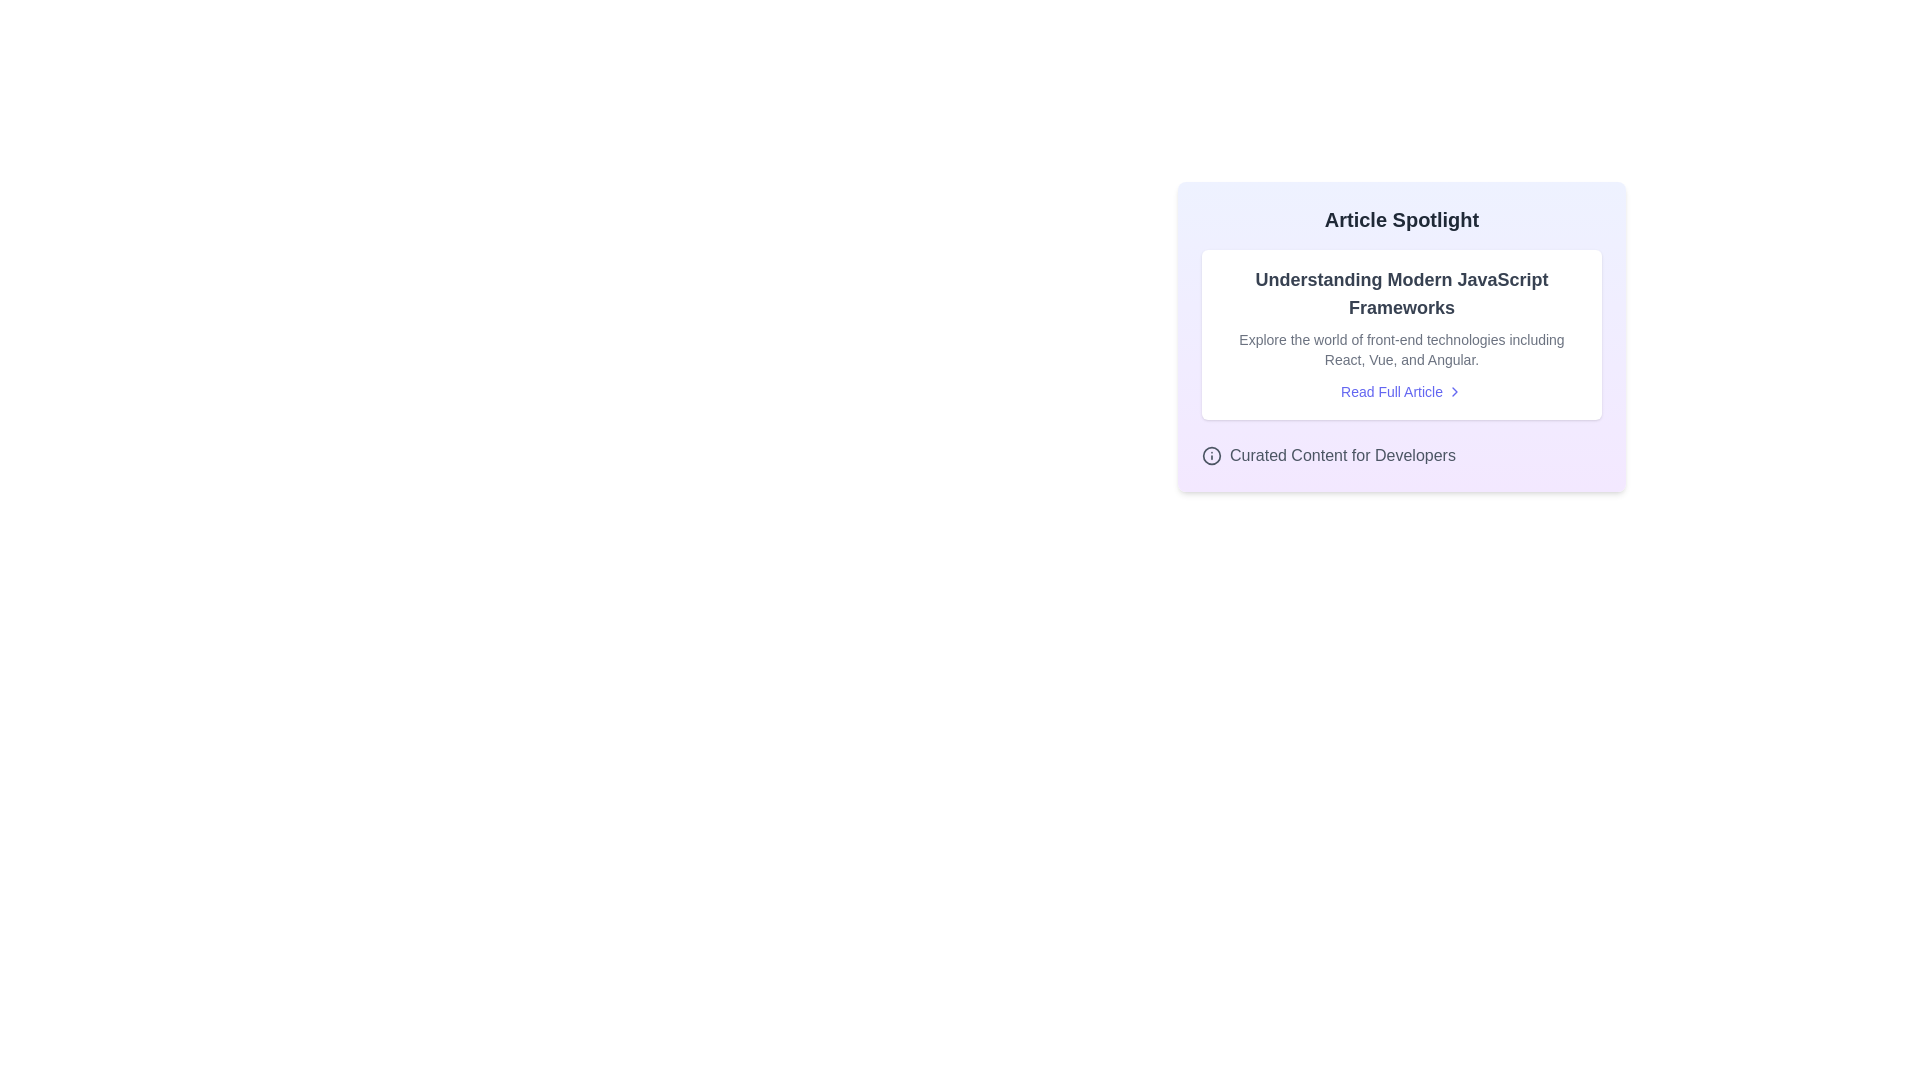 This screenshot has width=1920, height=1080. Describe the element at coordinates (1454, 392) in the screenshot. I see `the navigation icon located at the bottom-right section of the card, which indicates the 'Read Full Article' text action` at that location.